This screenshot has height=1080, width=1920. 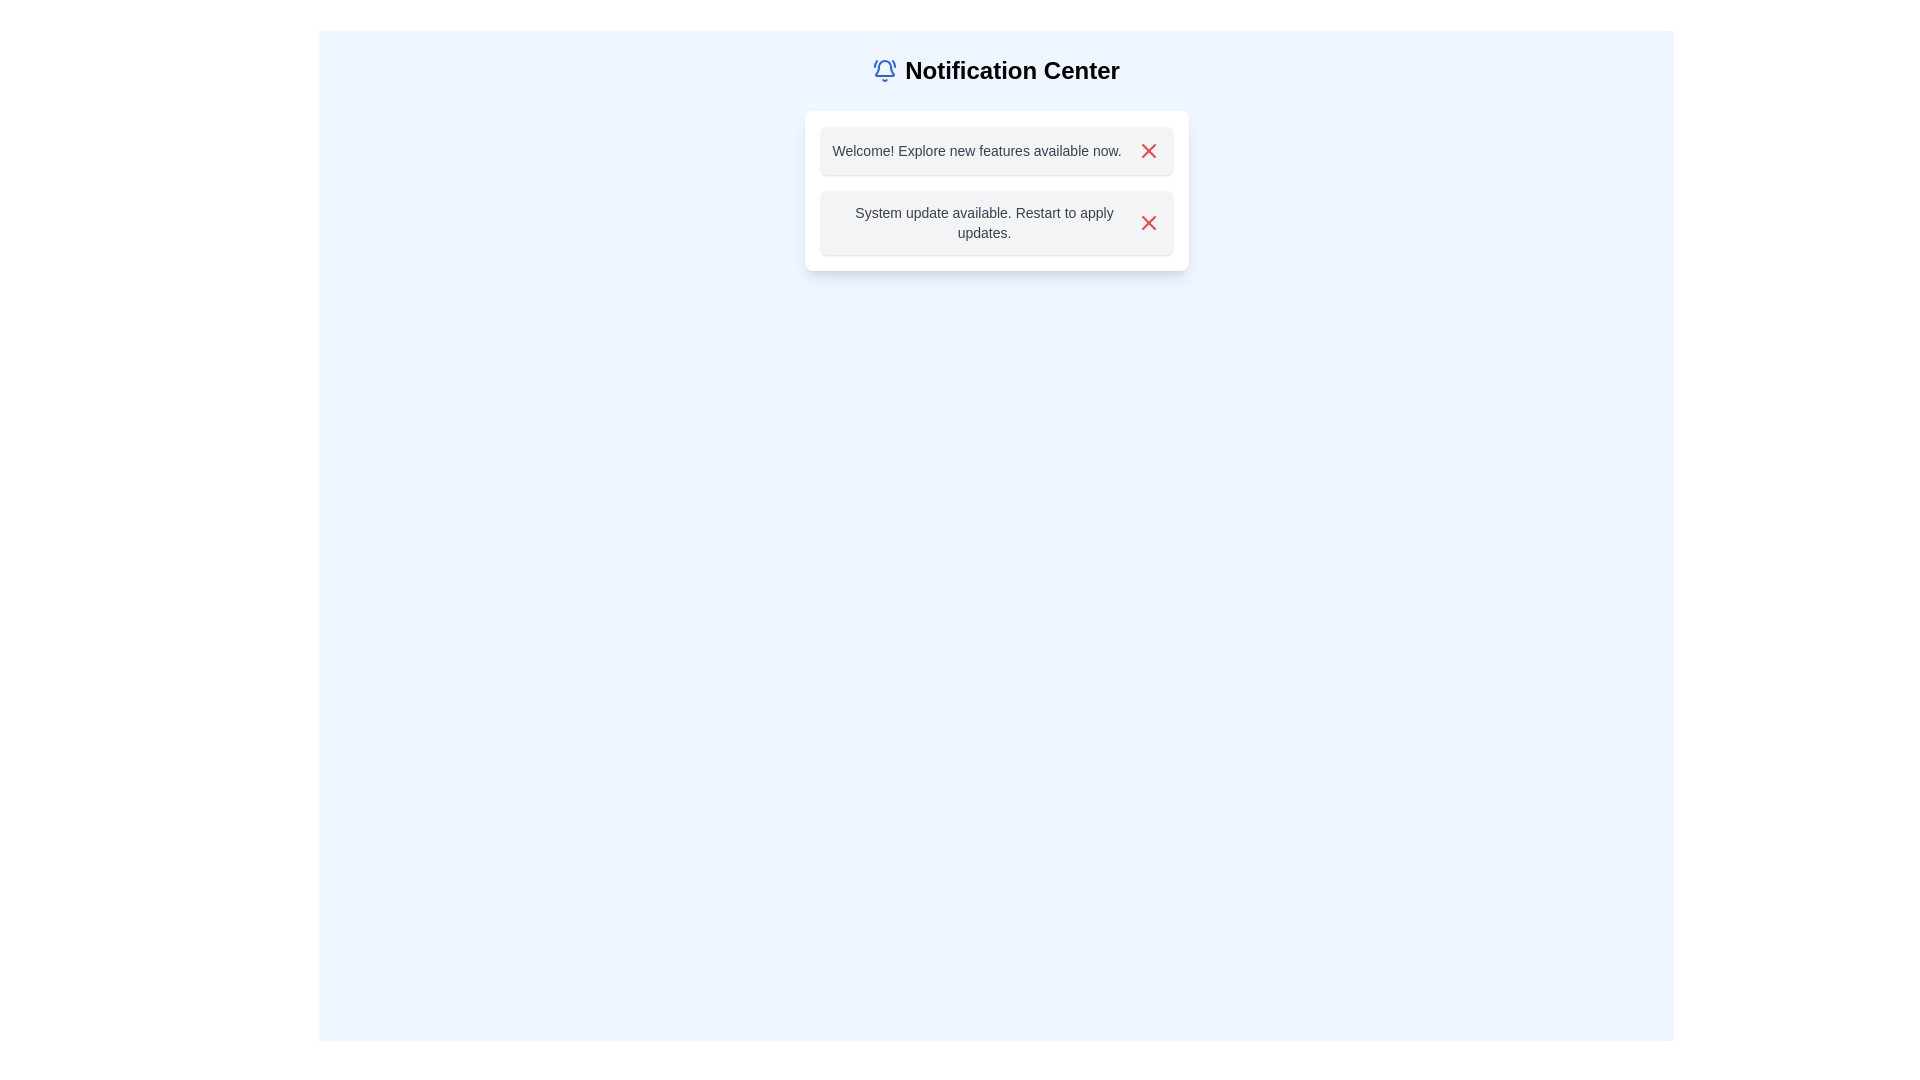 I want to click on the Text label that informs users about the system update availability and the need to restart to apply updates, so click(x=984, y=223).